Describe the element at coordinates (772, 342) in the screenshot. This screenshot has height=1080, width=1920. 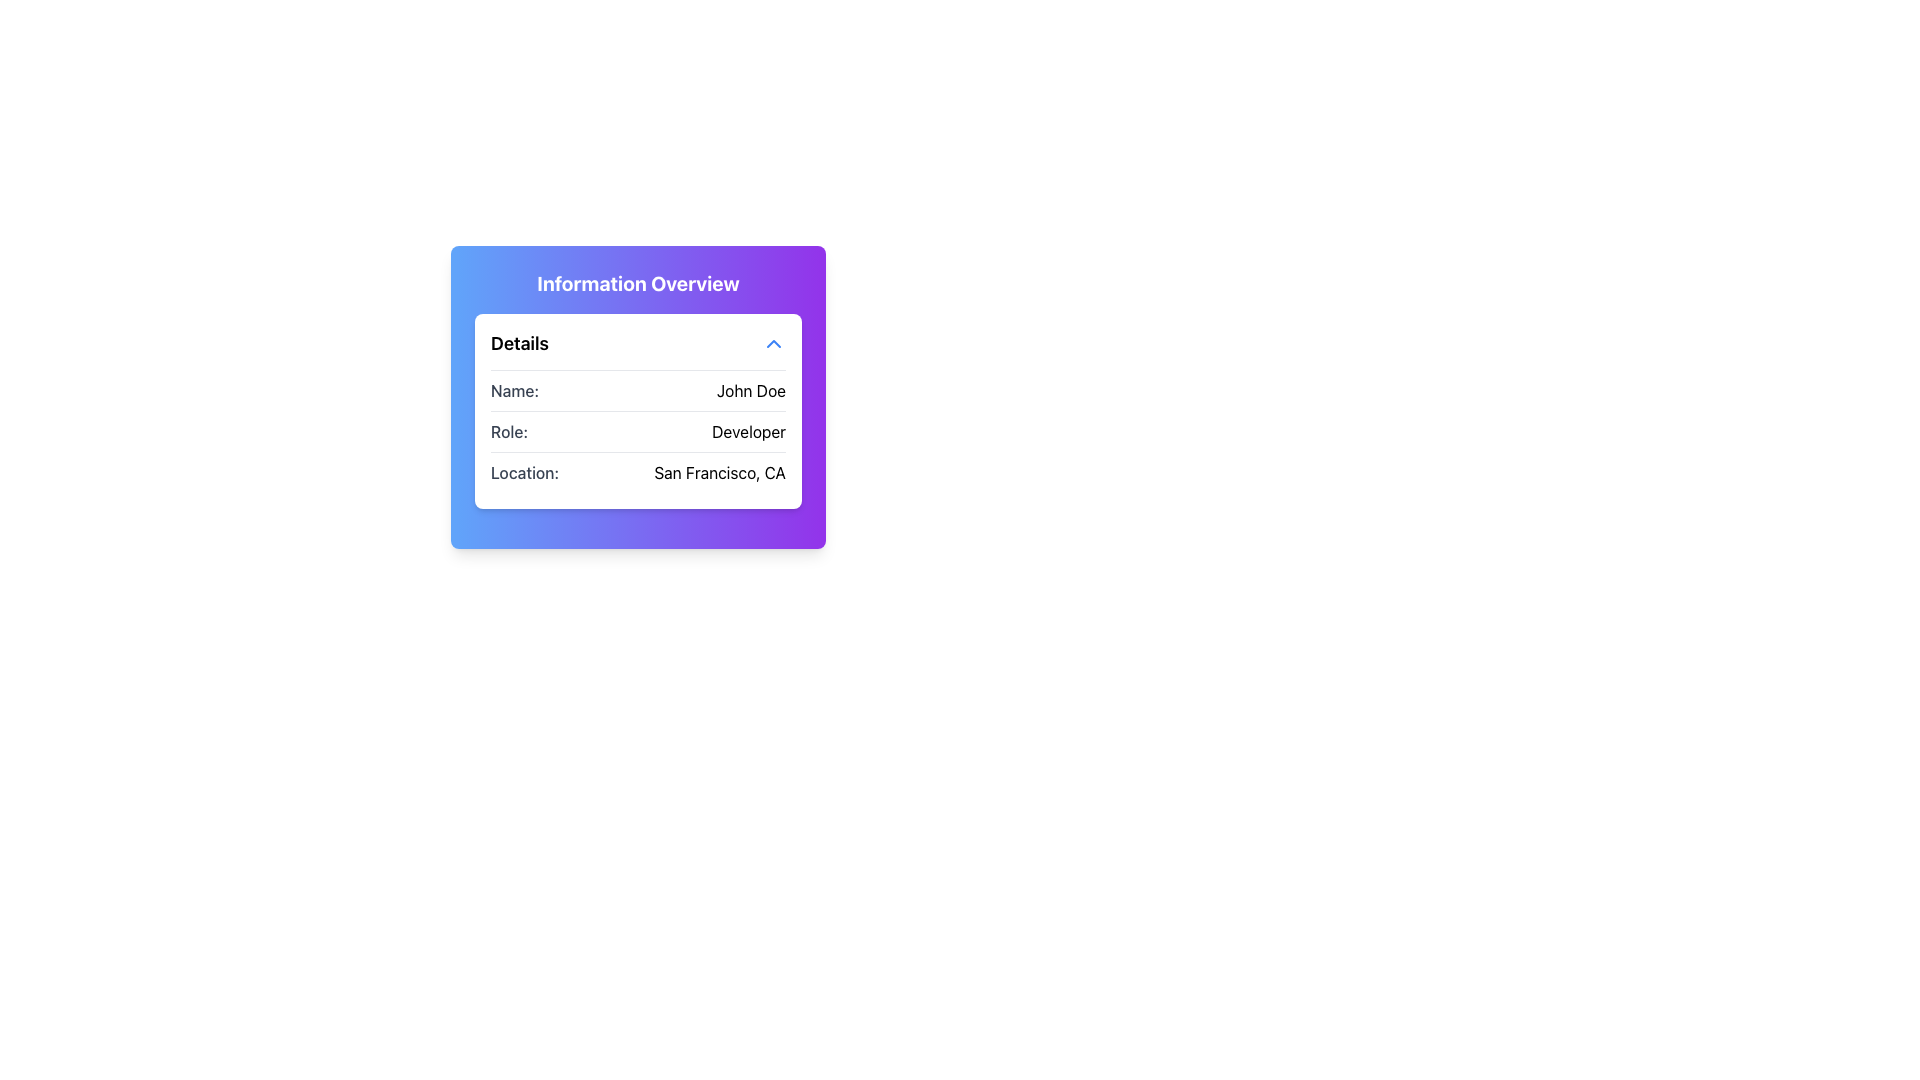
I see `the upward-pointing blue chevron icon located at the top-right corner of the 'Details' section to trigger the hover effect` at that location.